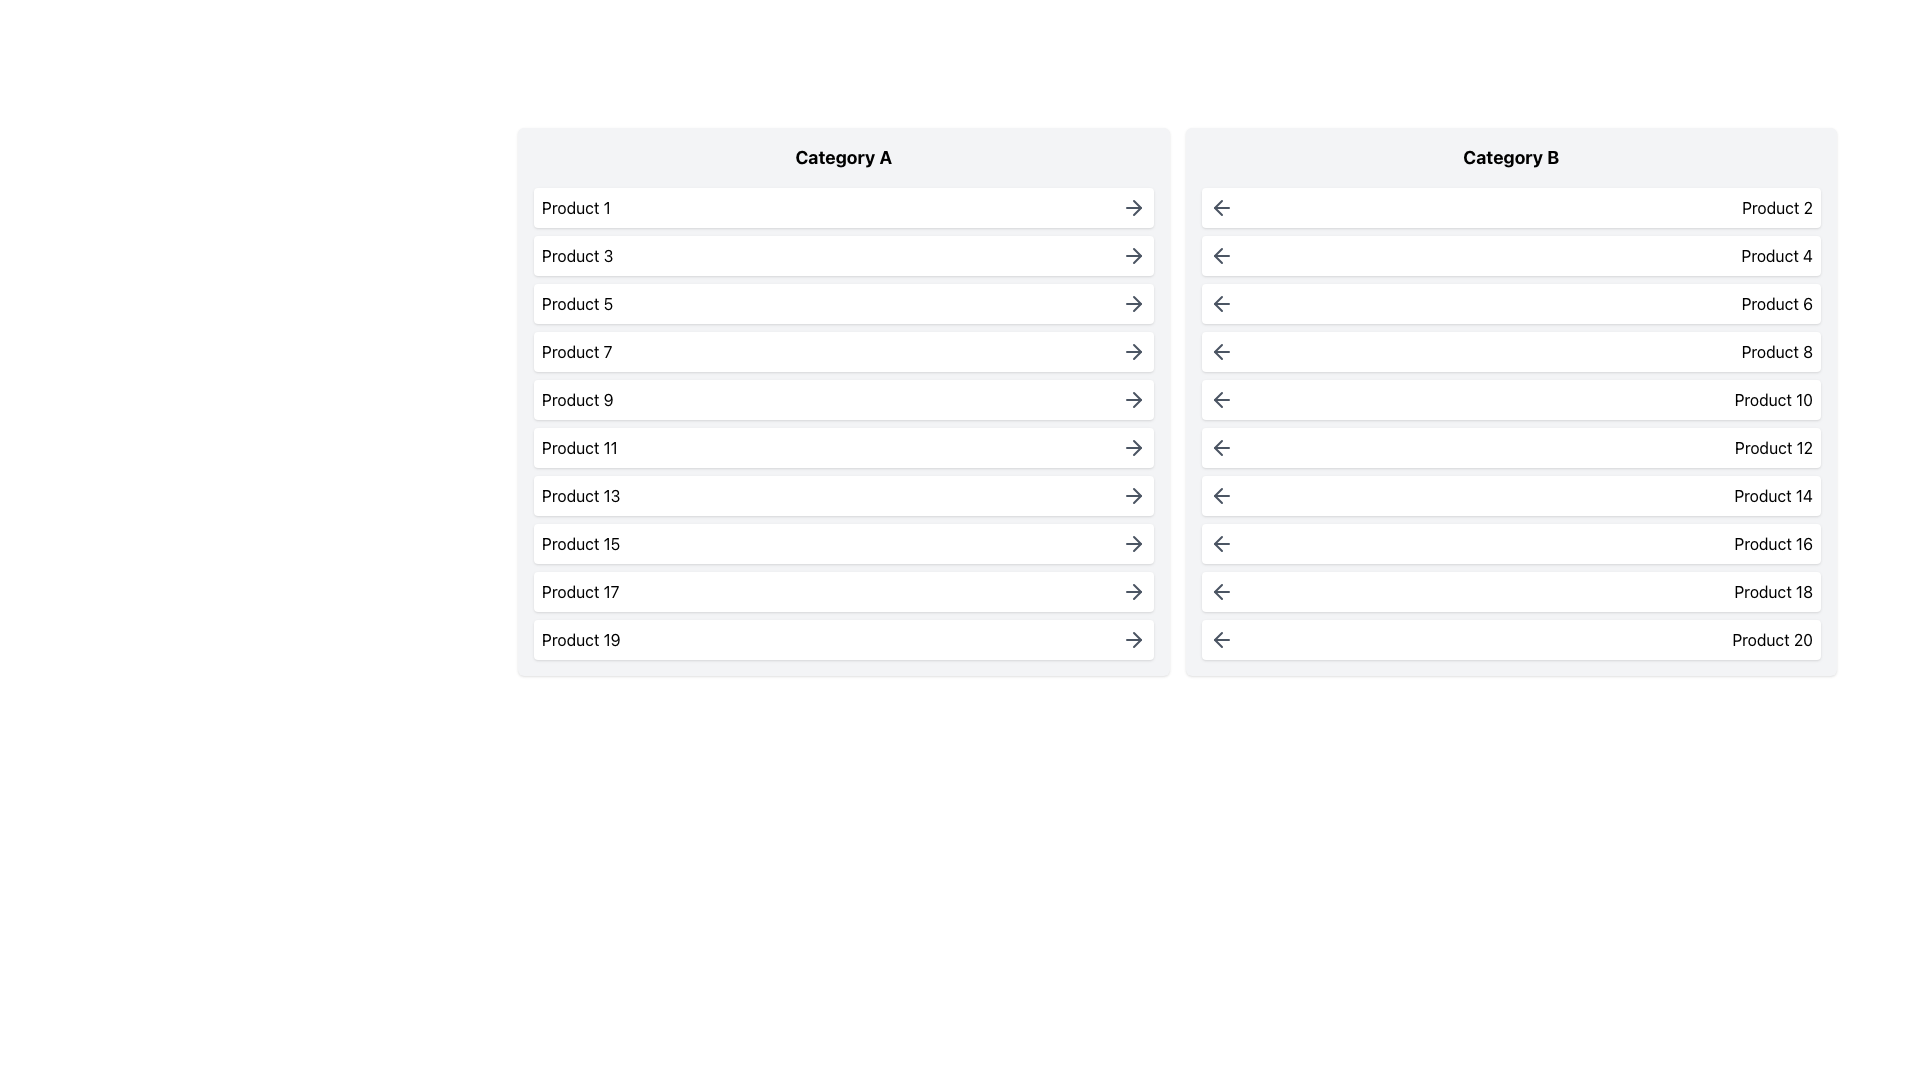 This screenshot has width=1920, height=1080. What do you see at coordinates (1217, 254) in the screenshot?
I see `the left-facing arrow icon associated with 'Product 4' in 'Category B'` at bounding box center [1217, 254].